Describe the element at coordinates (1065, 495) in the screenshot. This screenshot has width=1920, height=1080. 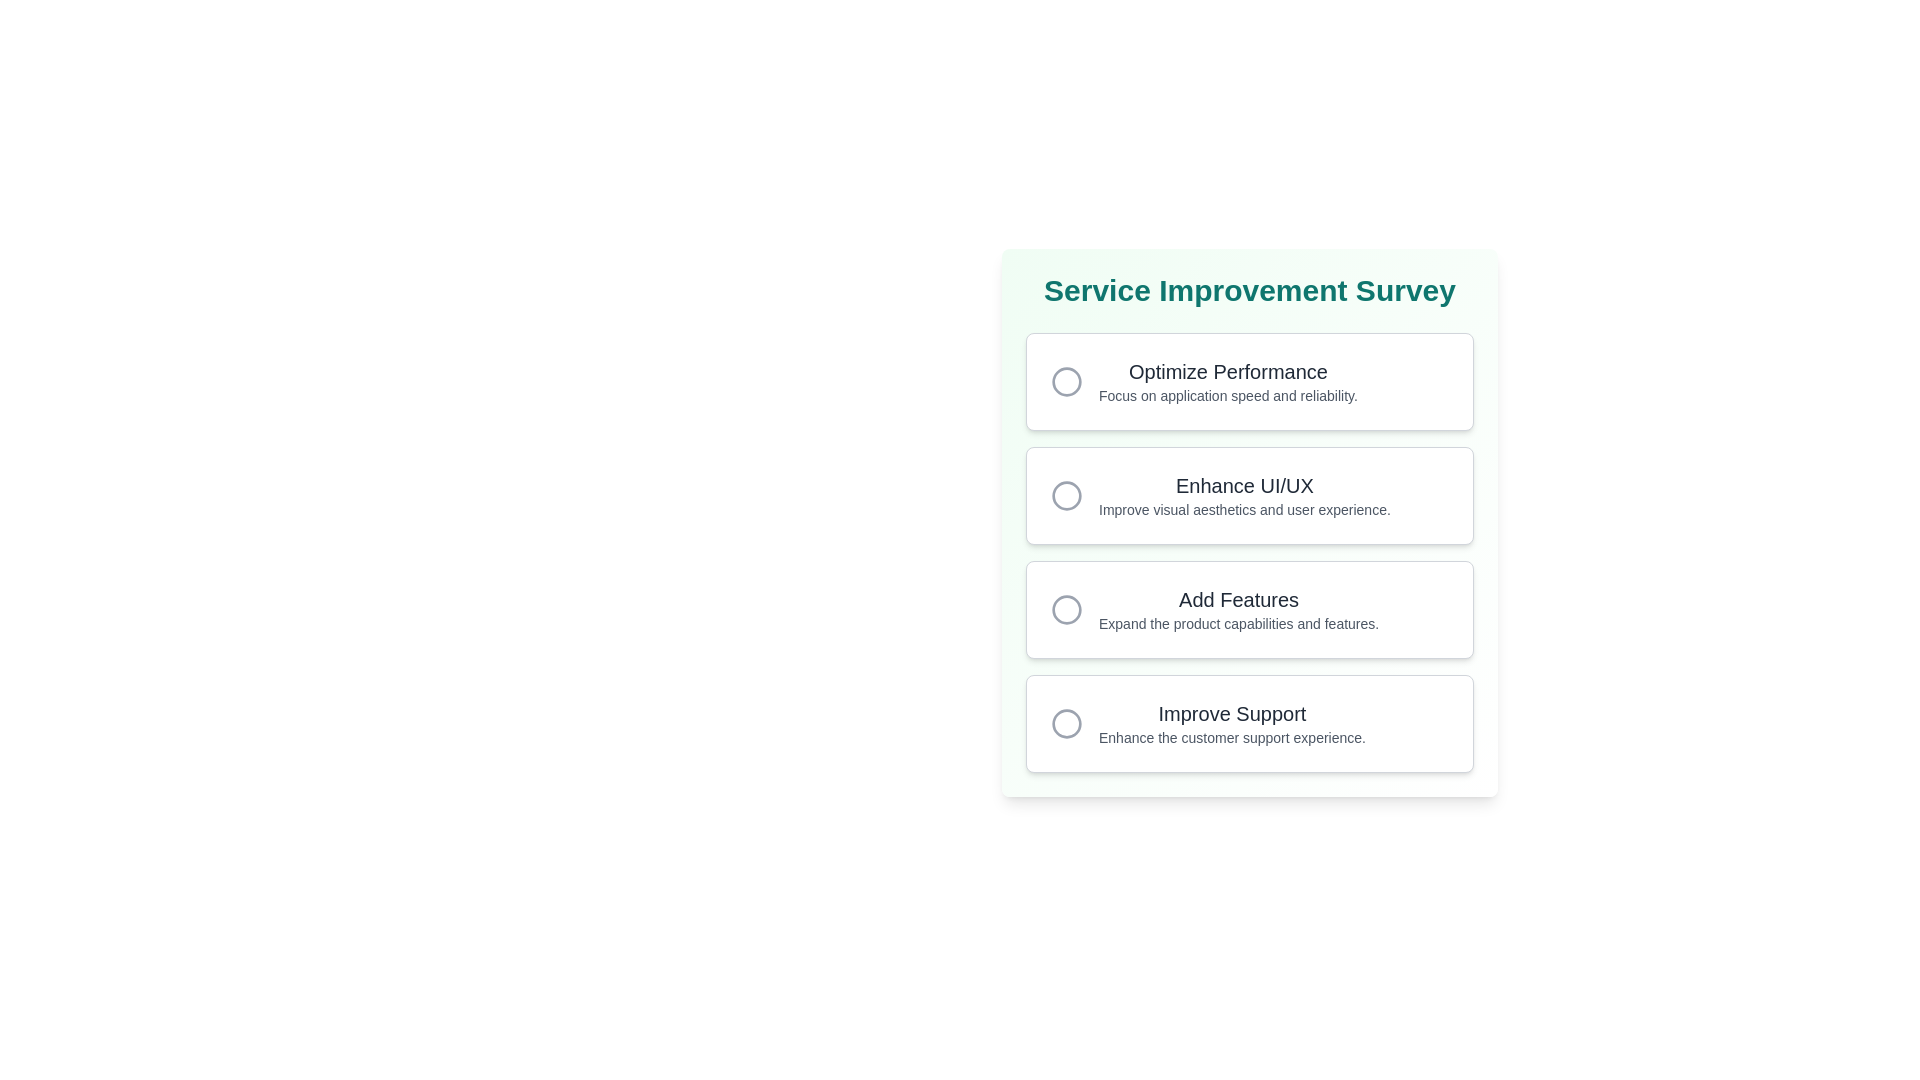
I see `the interactive radio button indicator for the 'Enhance UI/UX' option in the 'Service Improvement Survey'` at that location.